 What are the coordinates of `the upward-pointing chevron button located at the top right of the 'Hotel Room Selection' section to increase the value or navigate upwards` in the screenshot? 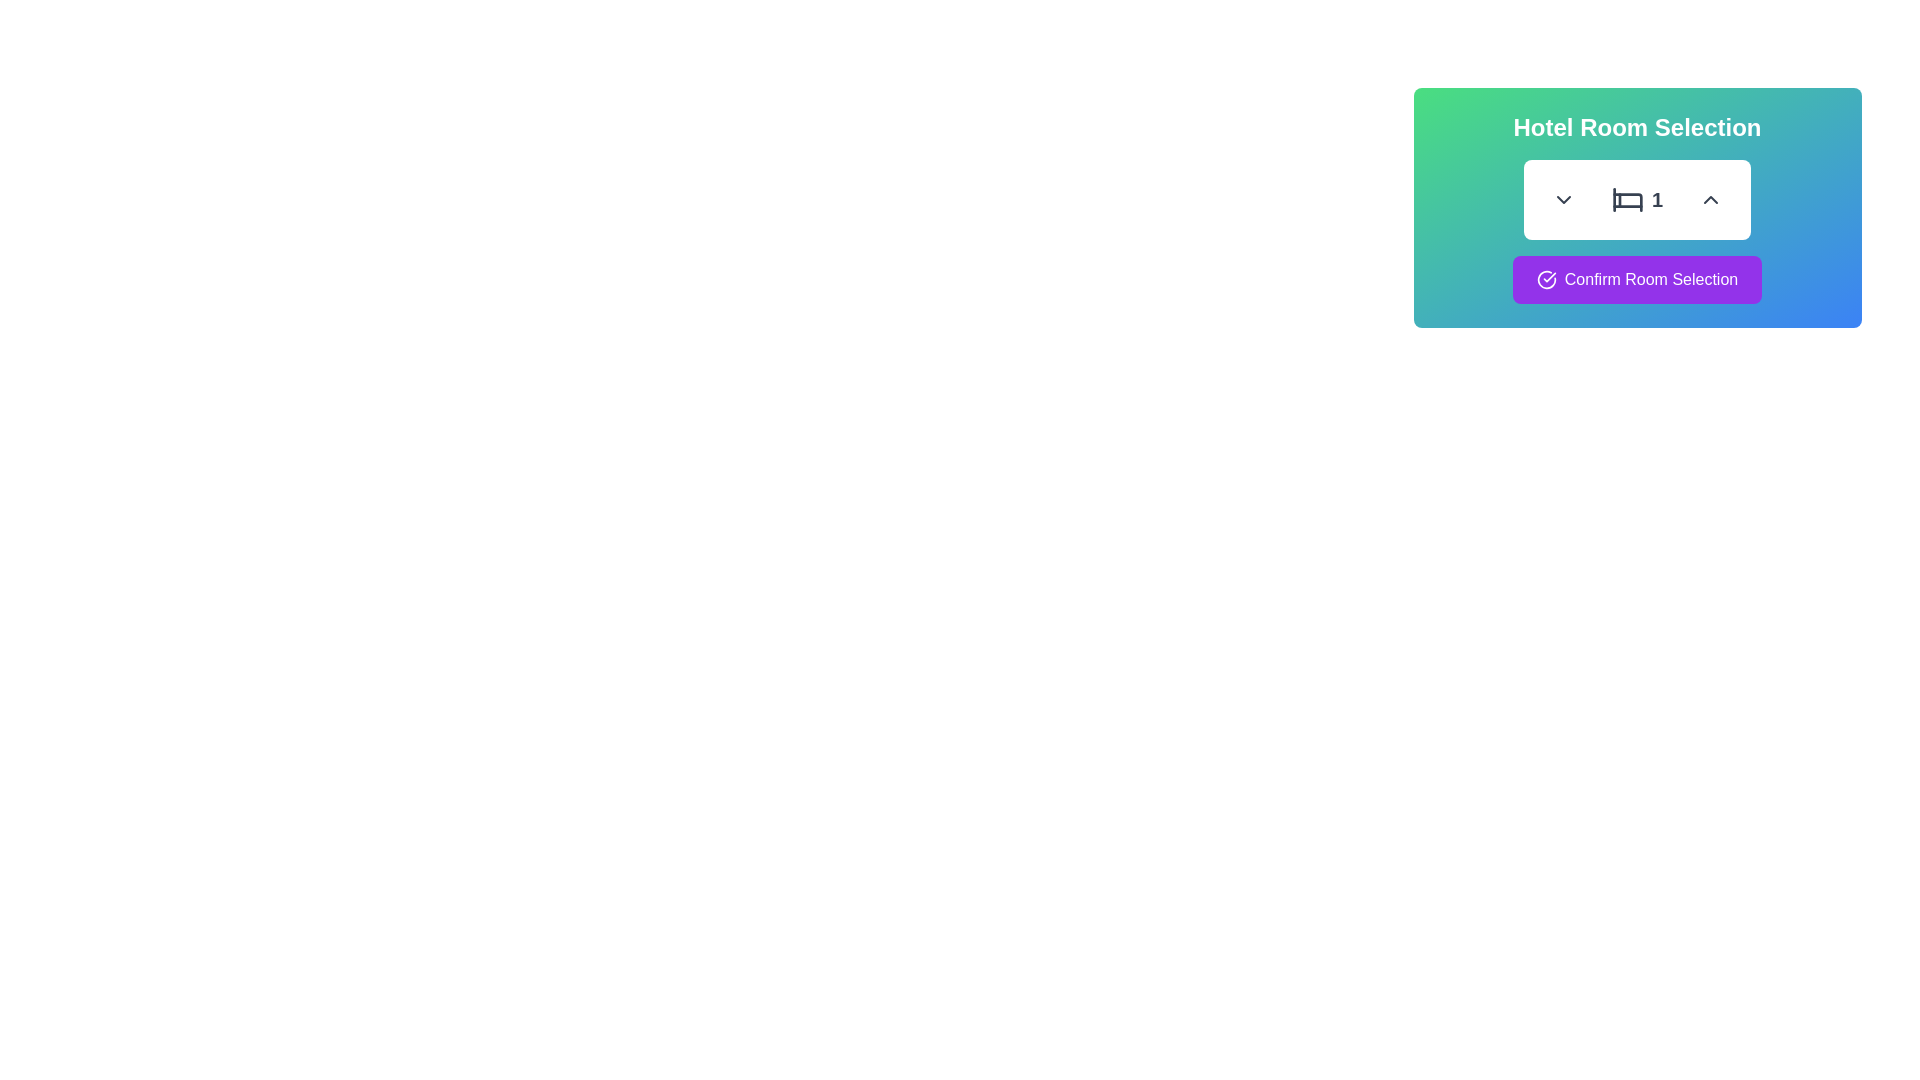 It's located at (1710, 200).